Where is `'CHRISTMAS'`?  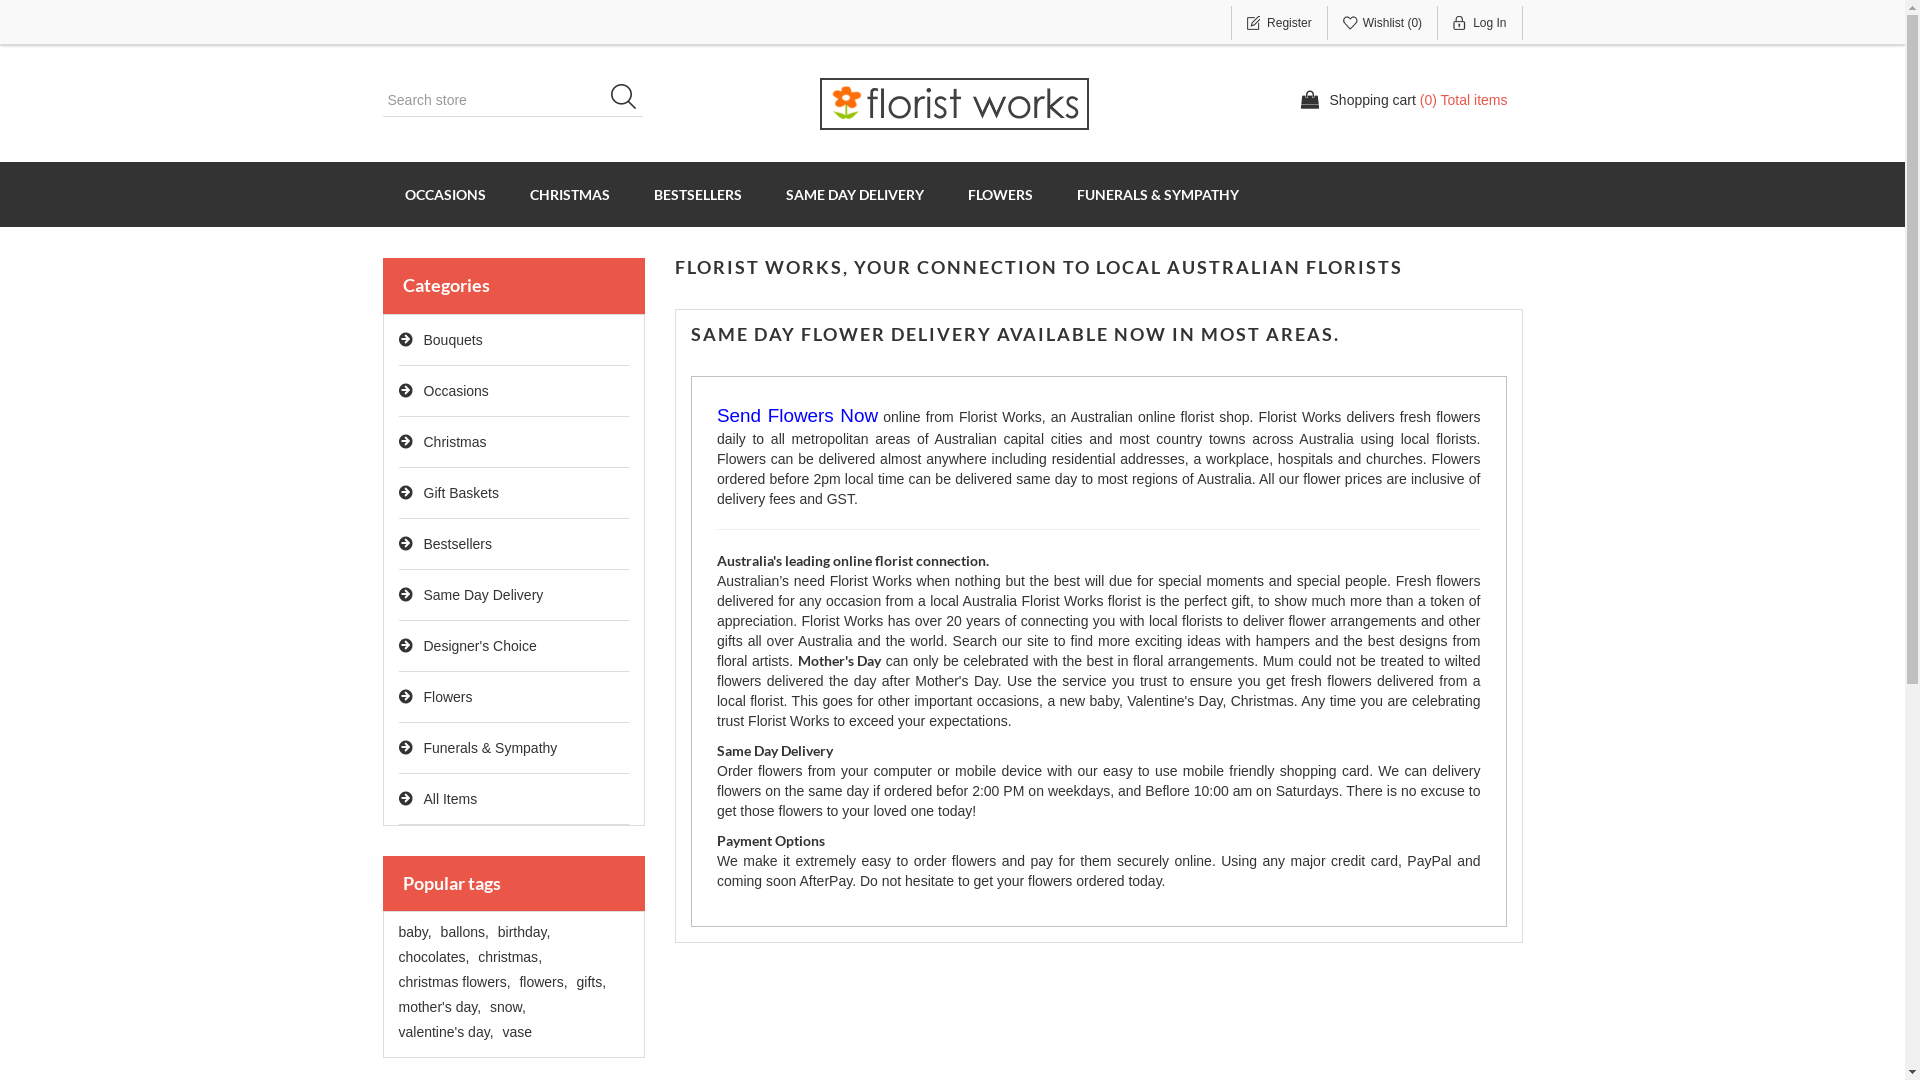 'CHRISTMAS' is located at coordinates (508, 194).